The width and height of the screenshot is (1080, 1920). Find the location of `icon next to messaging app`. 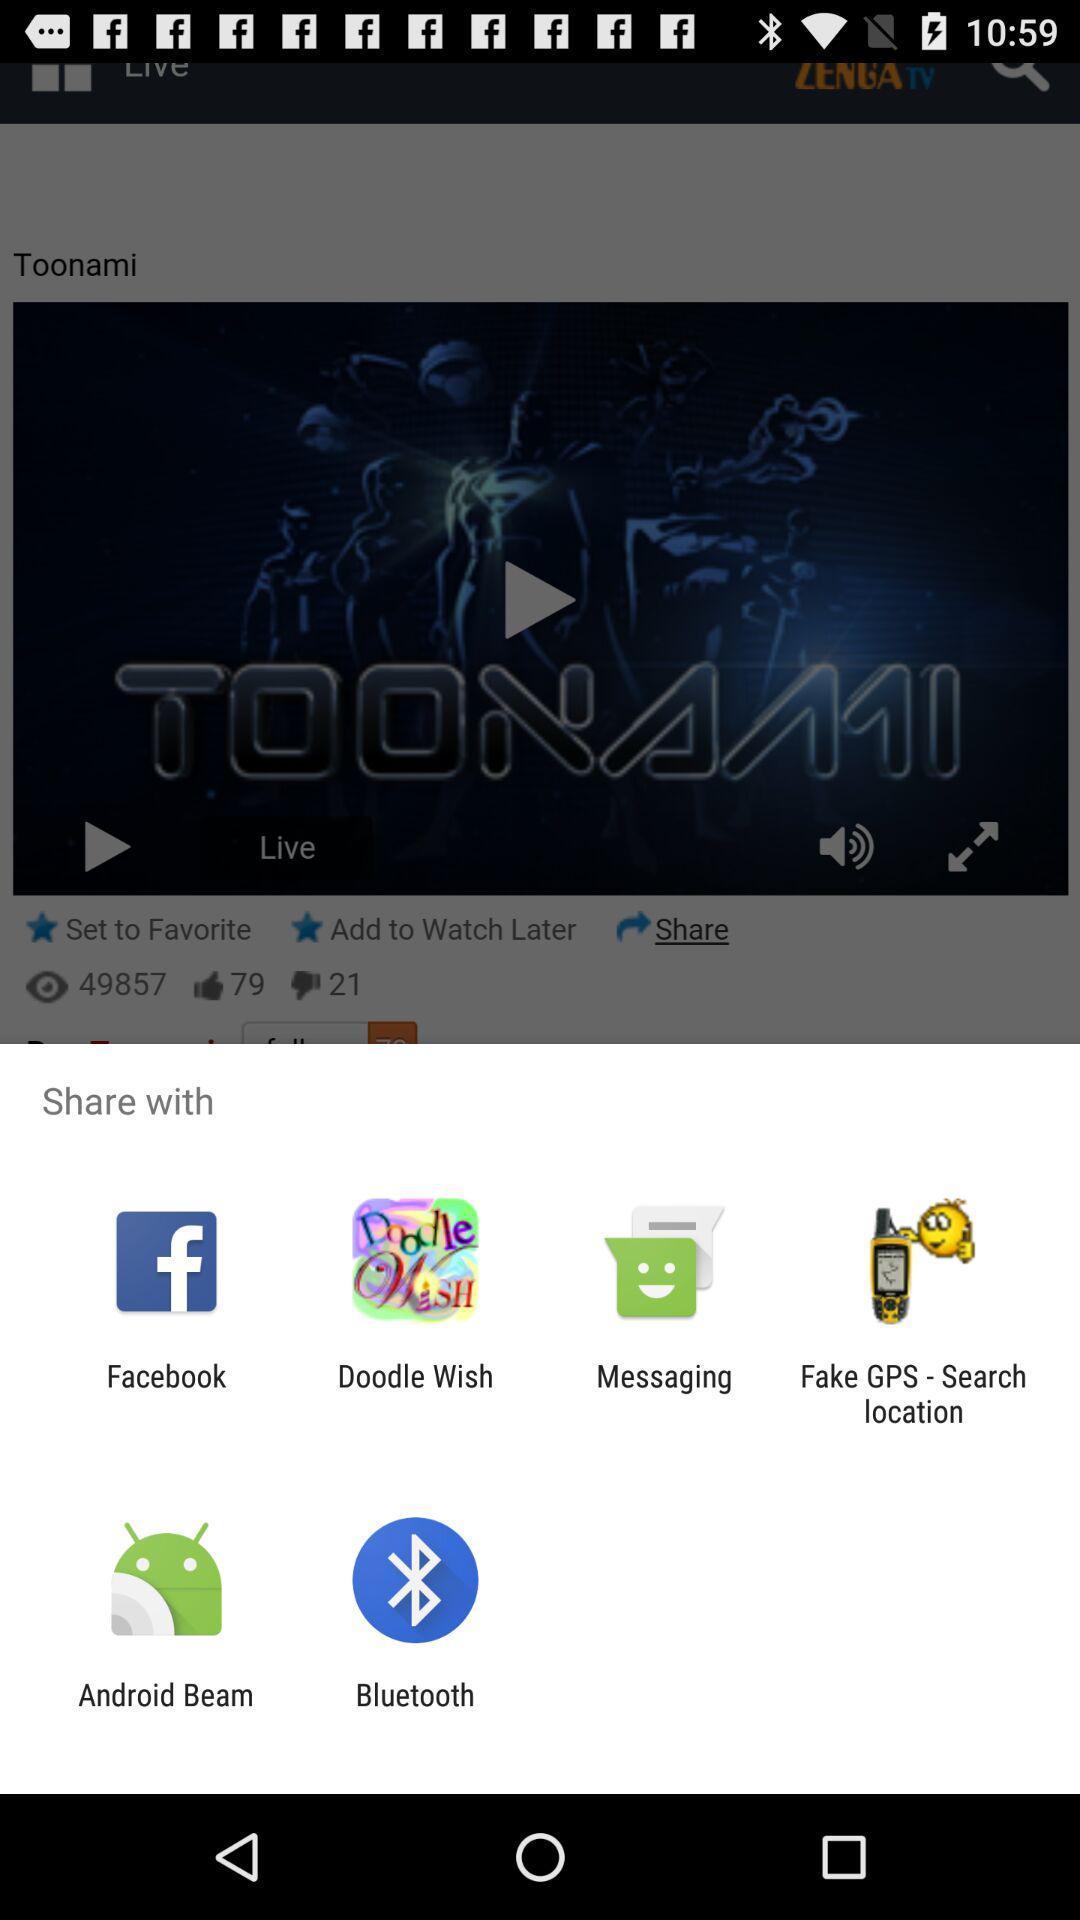

icon next to messaging app is located at coordinates (913, 1392).